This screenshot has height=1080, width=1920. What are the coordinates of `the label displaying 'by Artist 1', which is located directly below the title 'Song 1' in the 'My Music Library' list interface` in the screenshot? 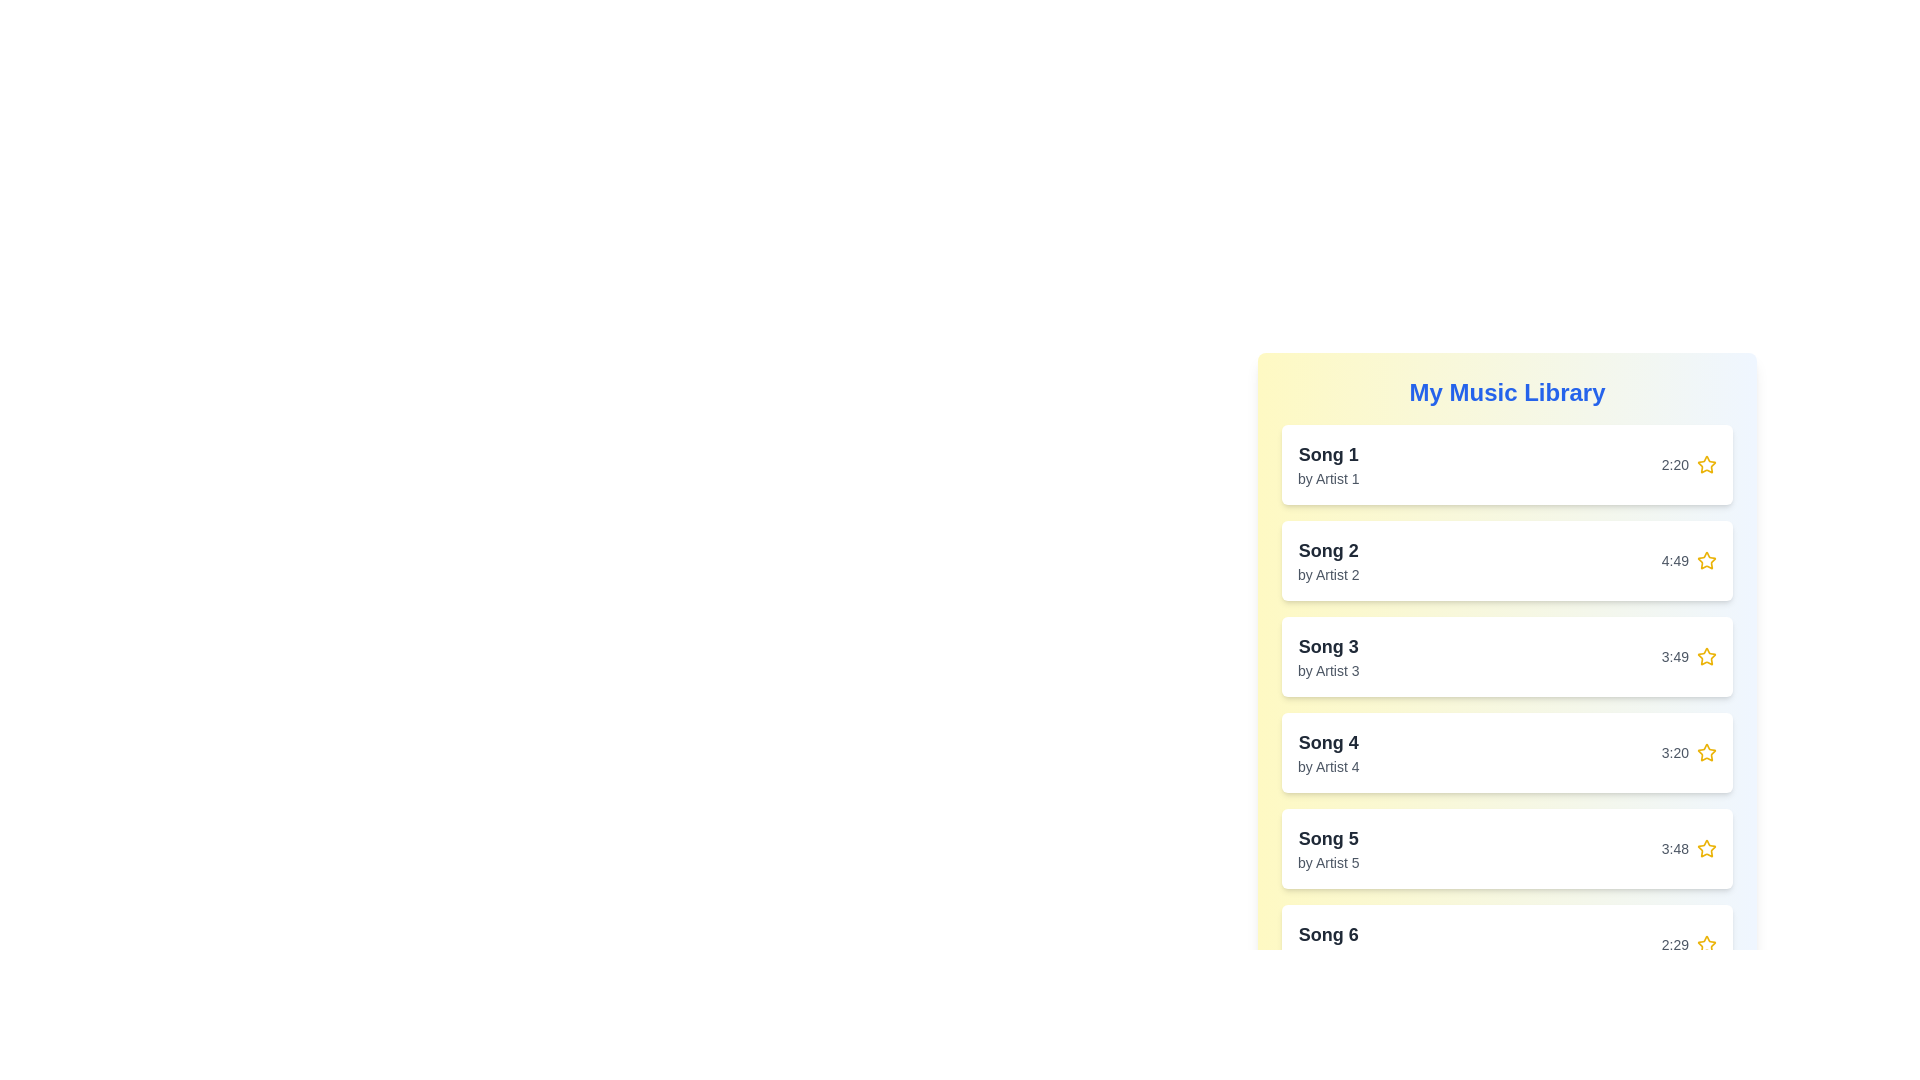 It's located at (1328, 478).